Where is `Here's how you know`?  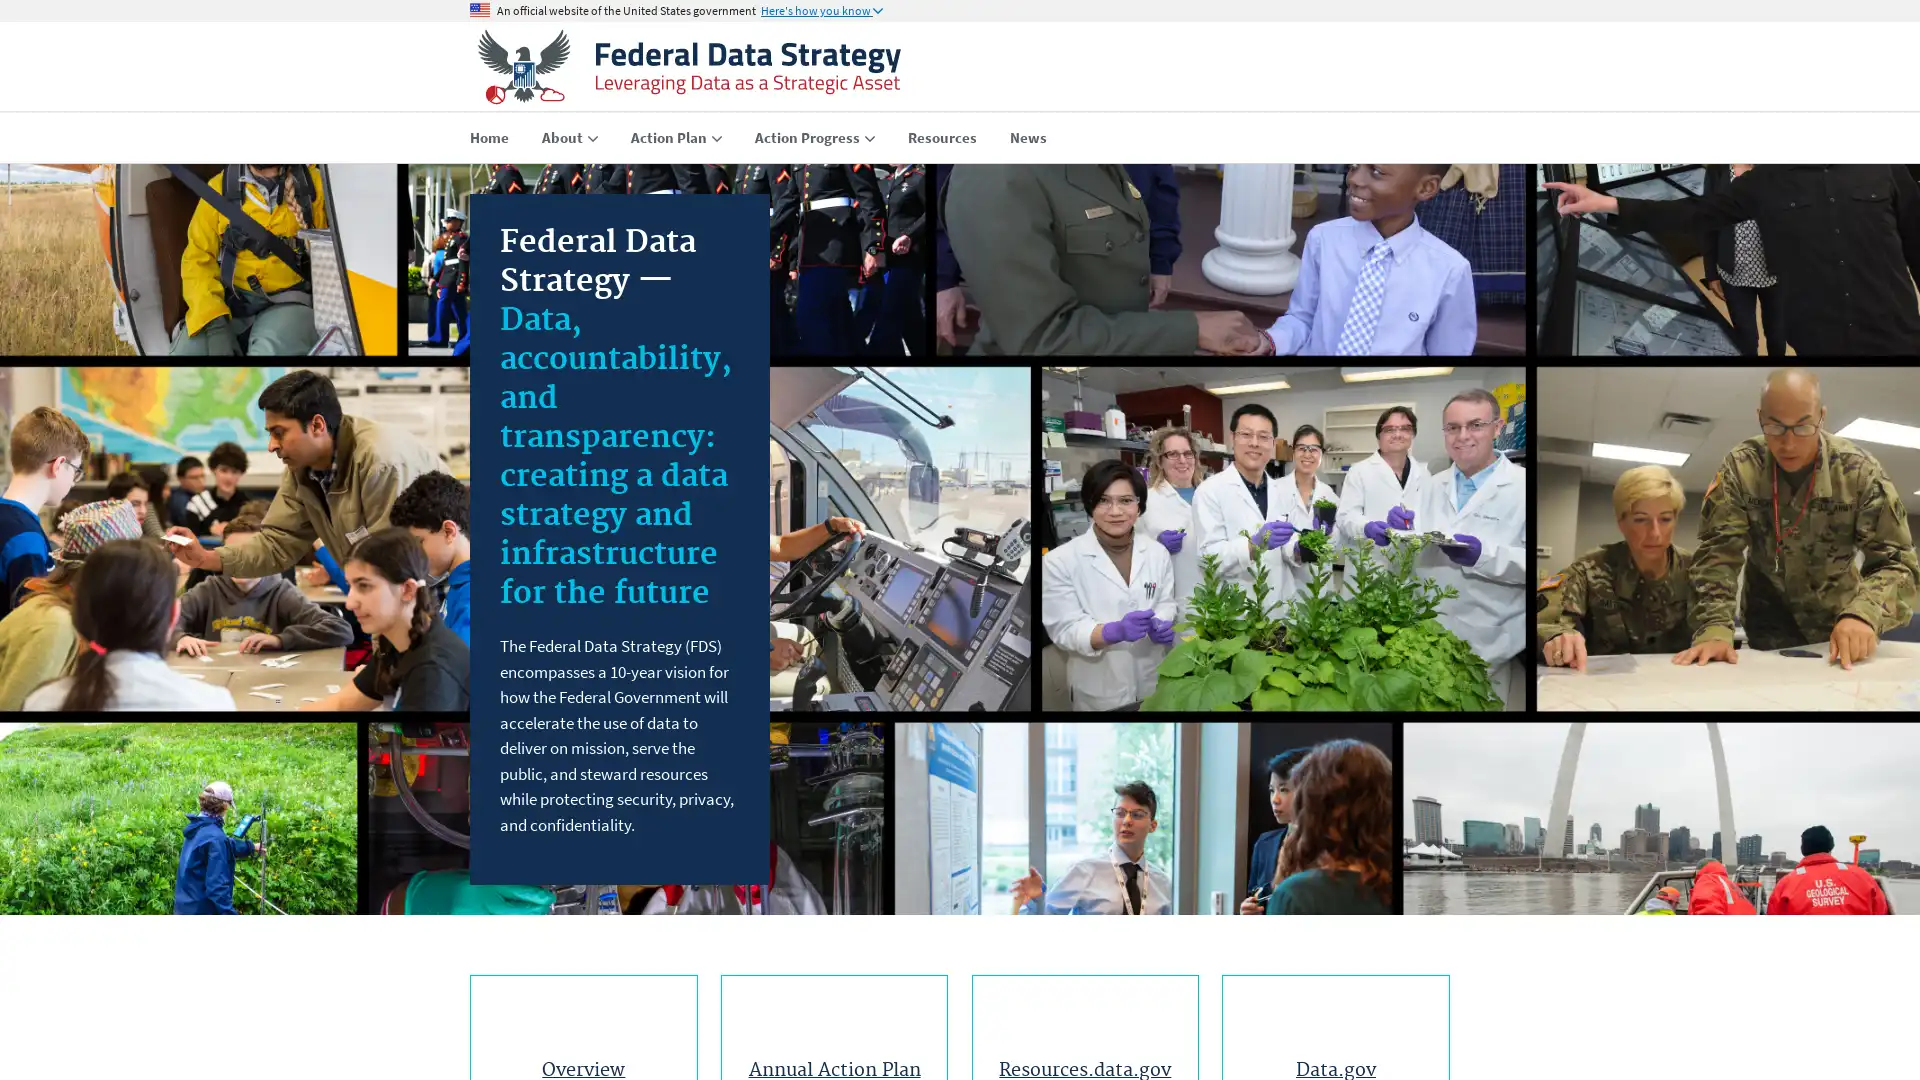
Here's how you know is located at coordinates (821, 11).